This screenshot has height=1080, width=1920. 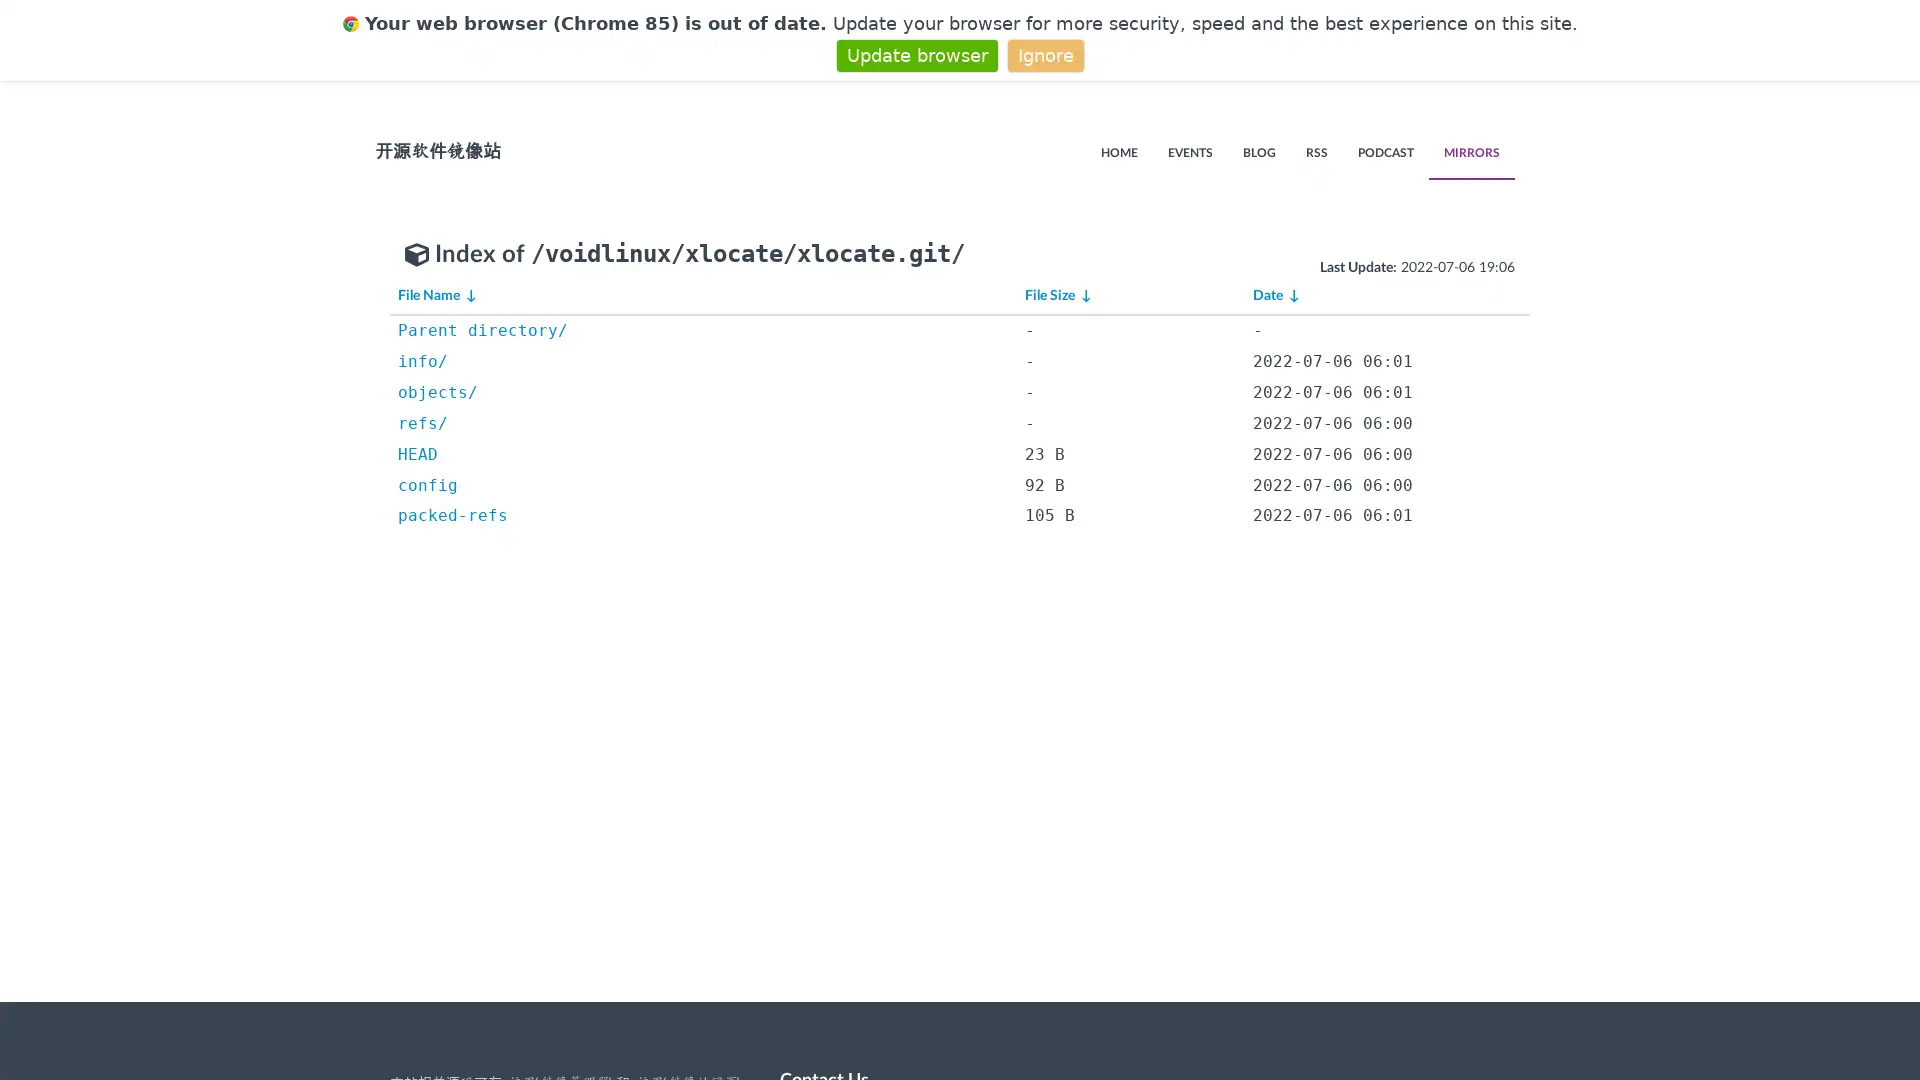 What do you see at coordinates (1044, 54) in the screenshot?
I see `Ignore` at bounding box center [1044, 54].